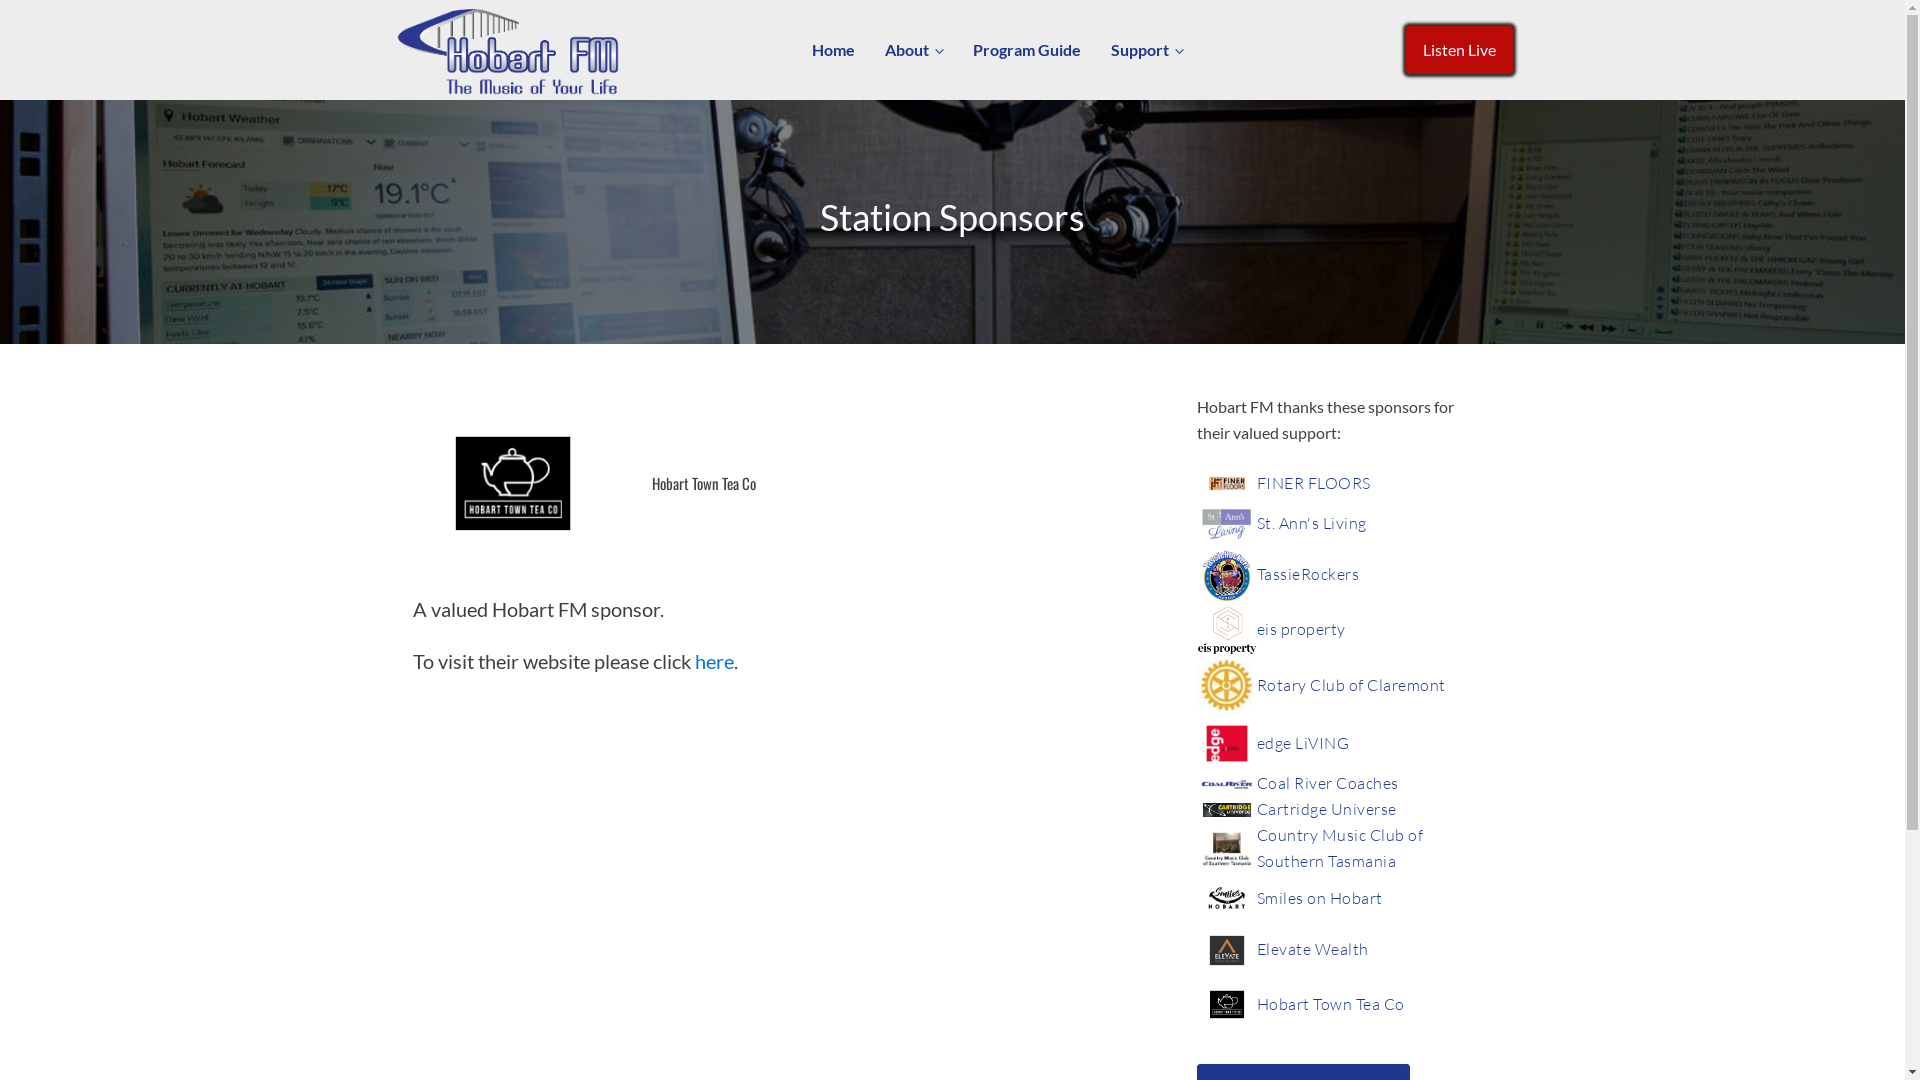 The width and height of the screenshot is (1920, 1080). I want to click on 'Cartridge Universe', so click(1325, 810).